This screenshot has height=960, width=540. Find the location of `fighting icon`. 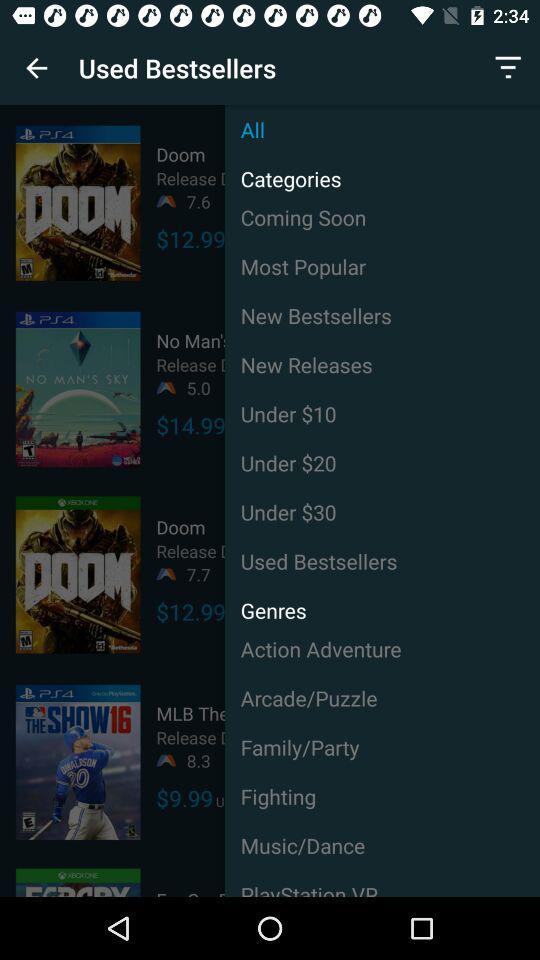

fighting icon is located at coordinates (382, 796).